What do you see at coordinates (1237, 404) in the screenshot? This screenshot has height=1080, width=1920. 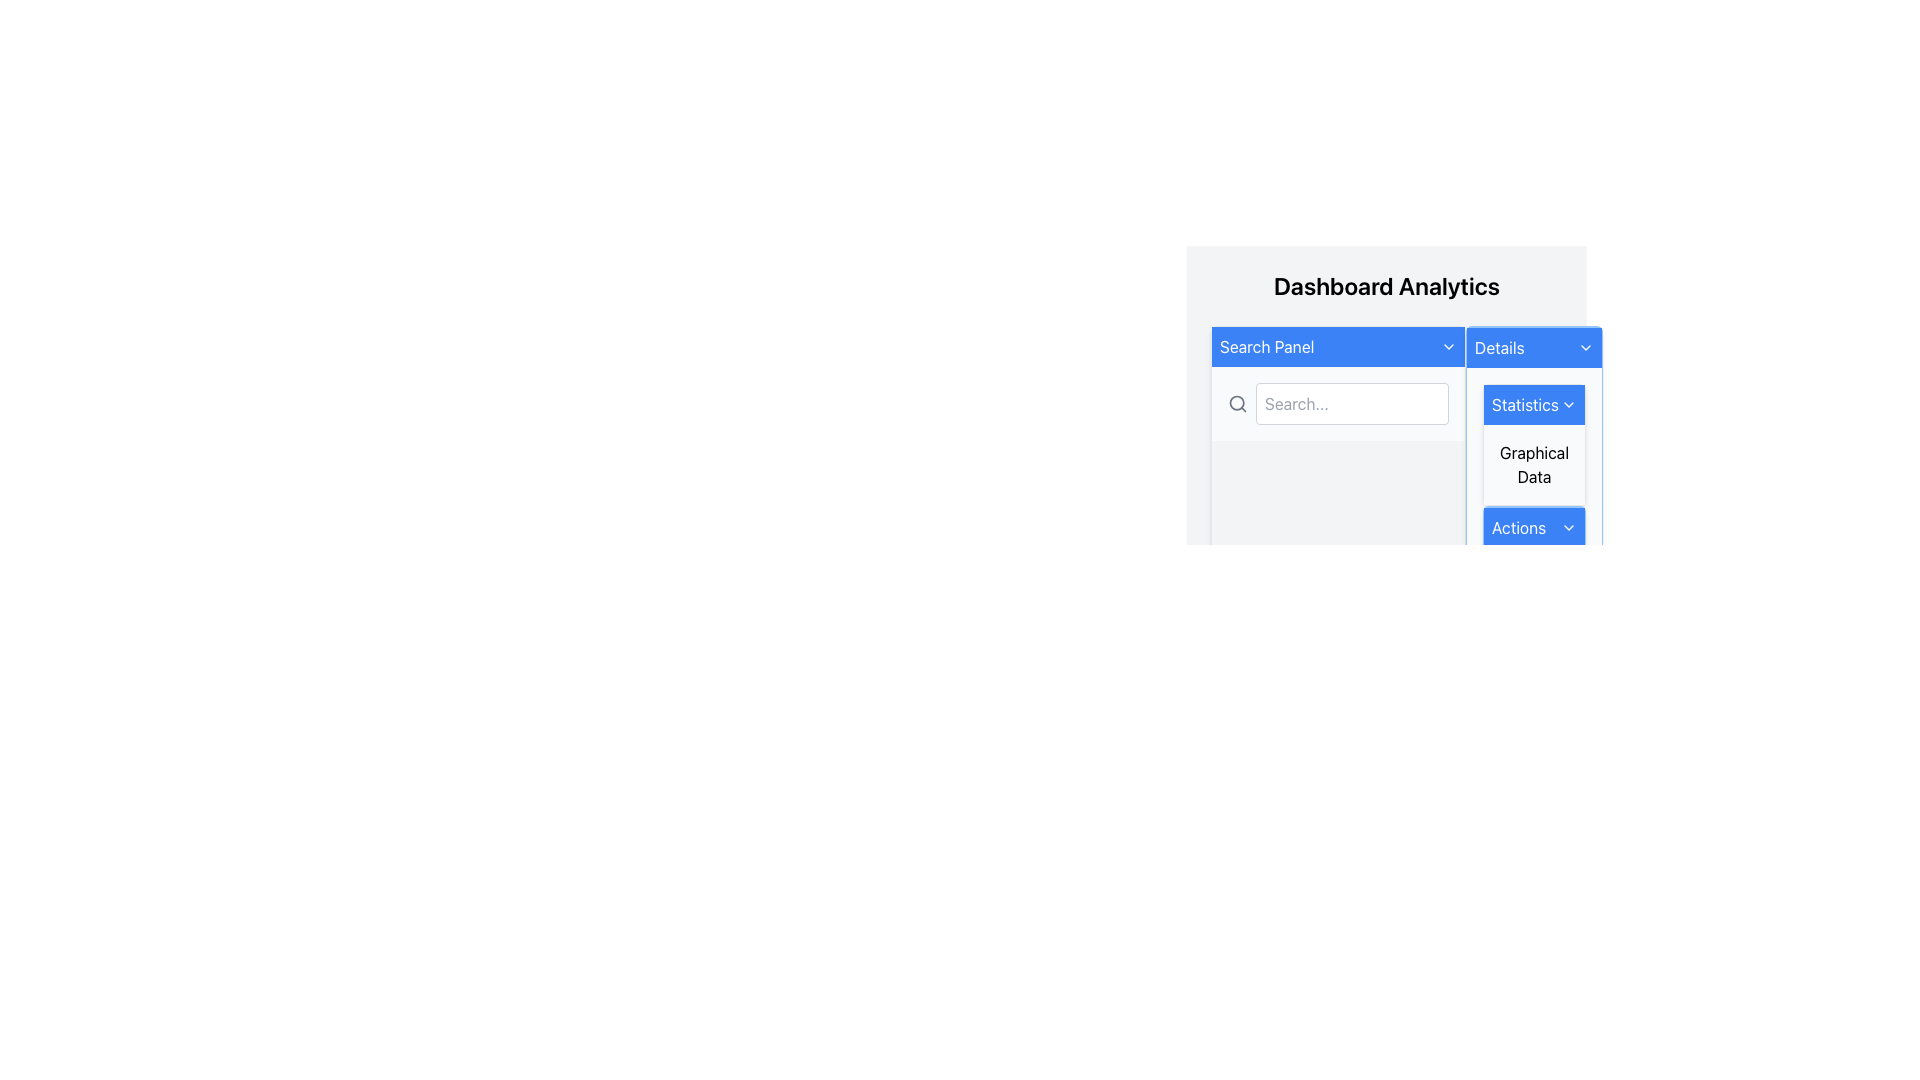 I see `the search icon, which is characterized by its circular magnifying glass shape with a gray outline, located to the left of the text input field labeled 'Search...'` at bounding box center [1237, 404].